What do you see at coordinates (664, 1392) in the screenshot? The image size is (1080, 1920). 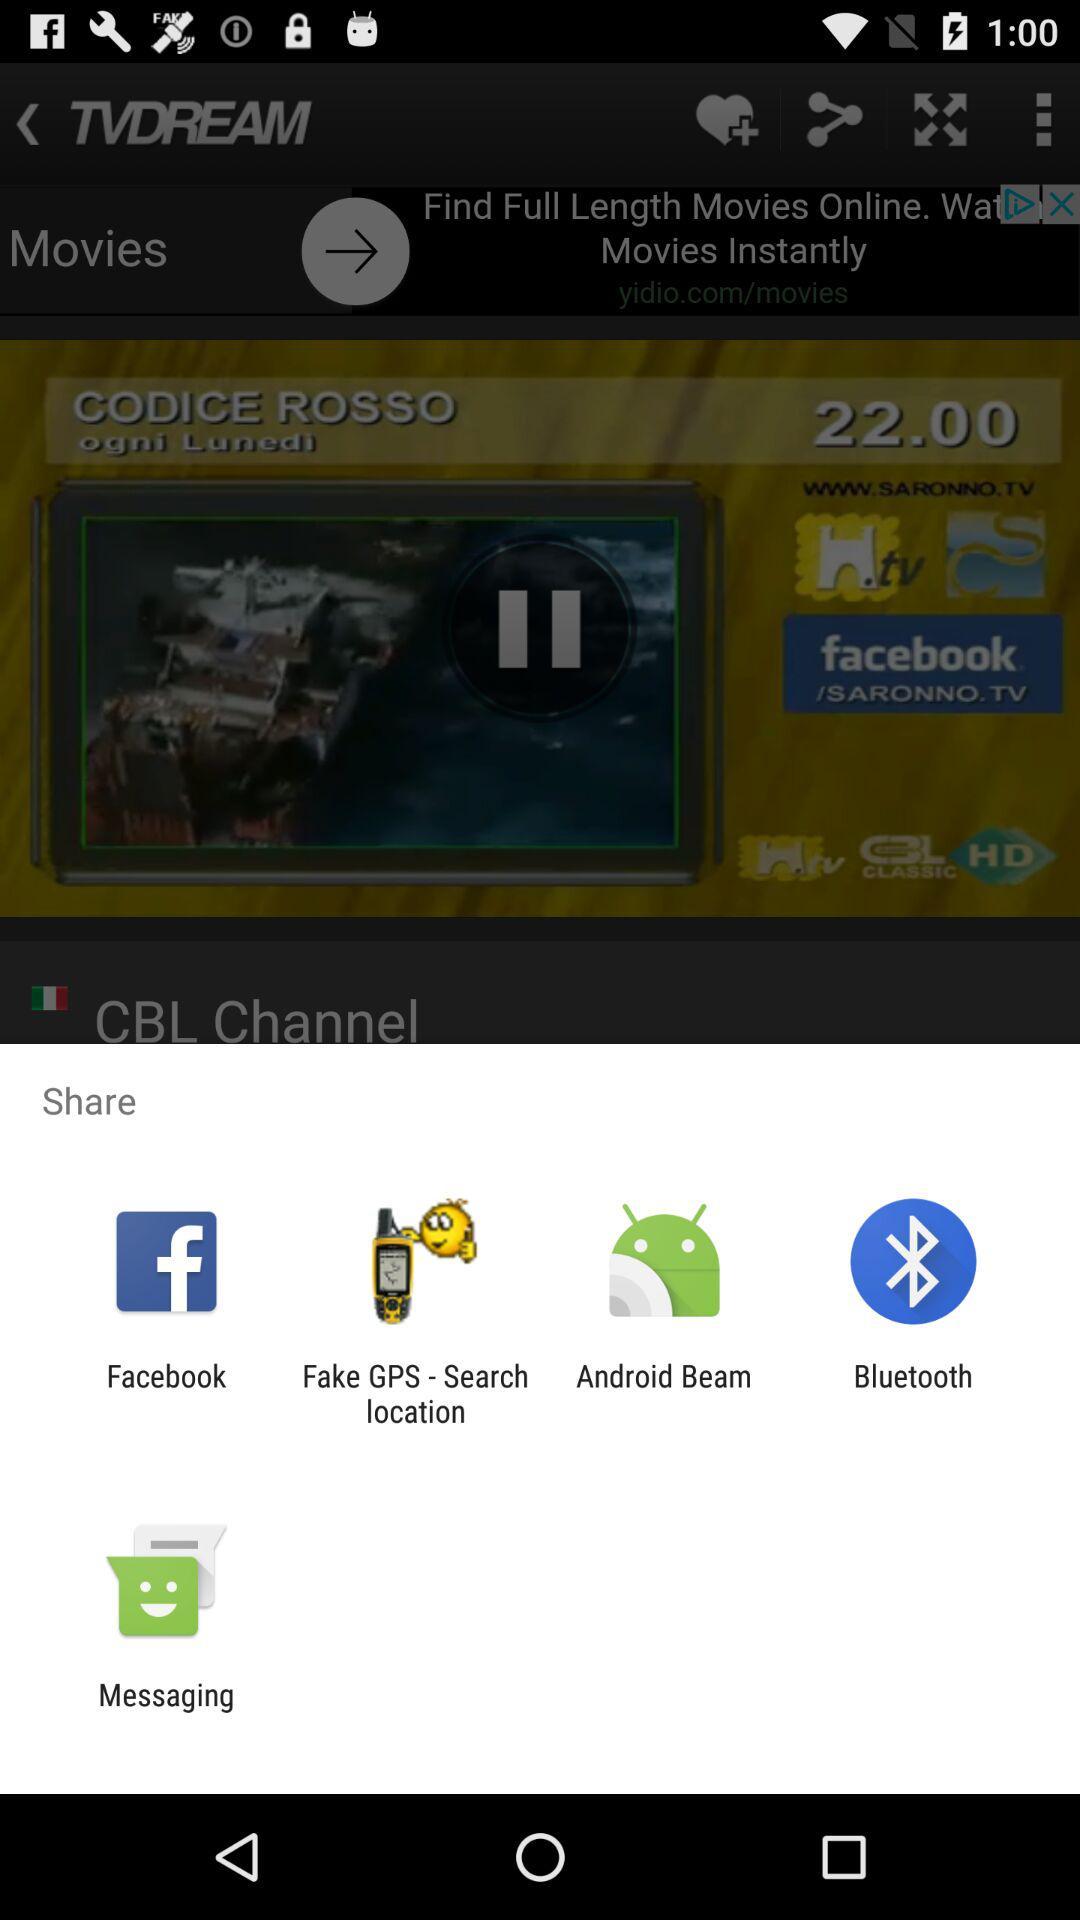 I see `android beam app` at bounding box center [664, 1392].